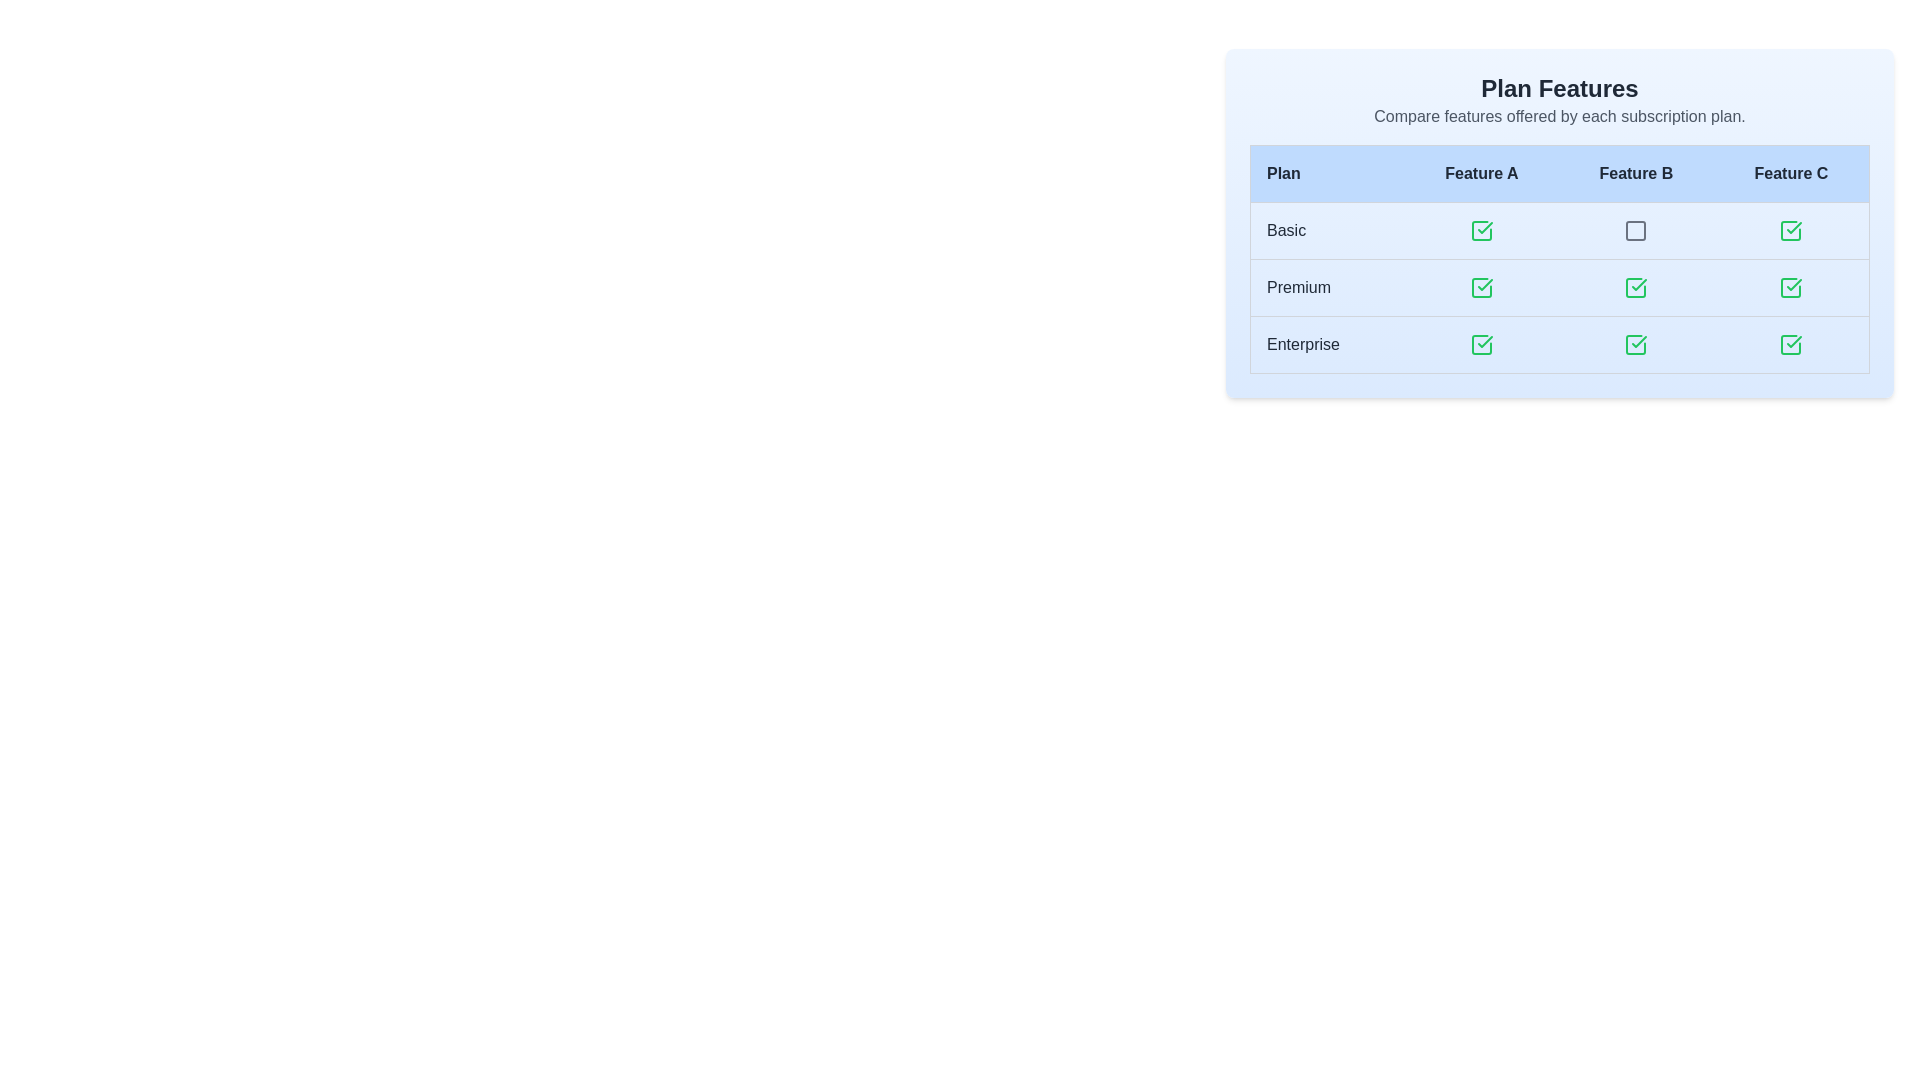  What do you see at coordinates (1639, 285) in the screenshot?
I see `the checkmark vector icon in the 'Feature B' column of the 'Premium' subscription plan` at bounding box center [1639, 285].